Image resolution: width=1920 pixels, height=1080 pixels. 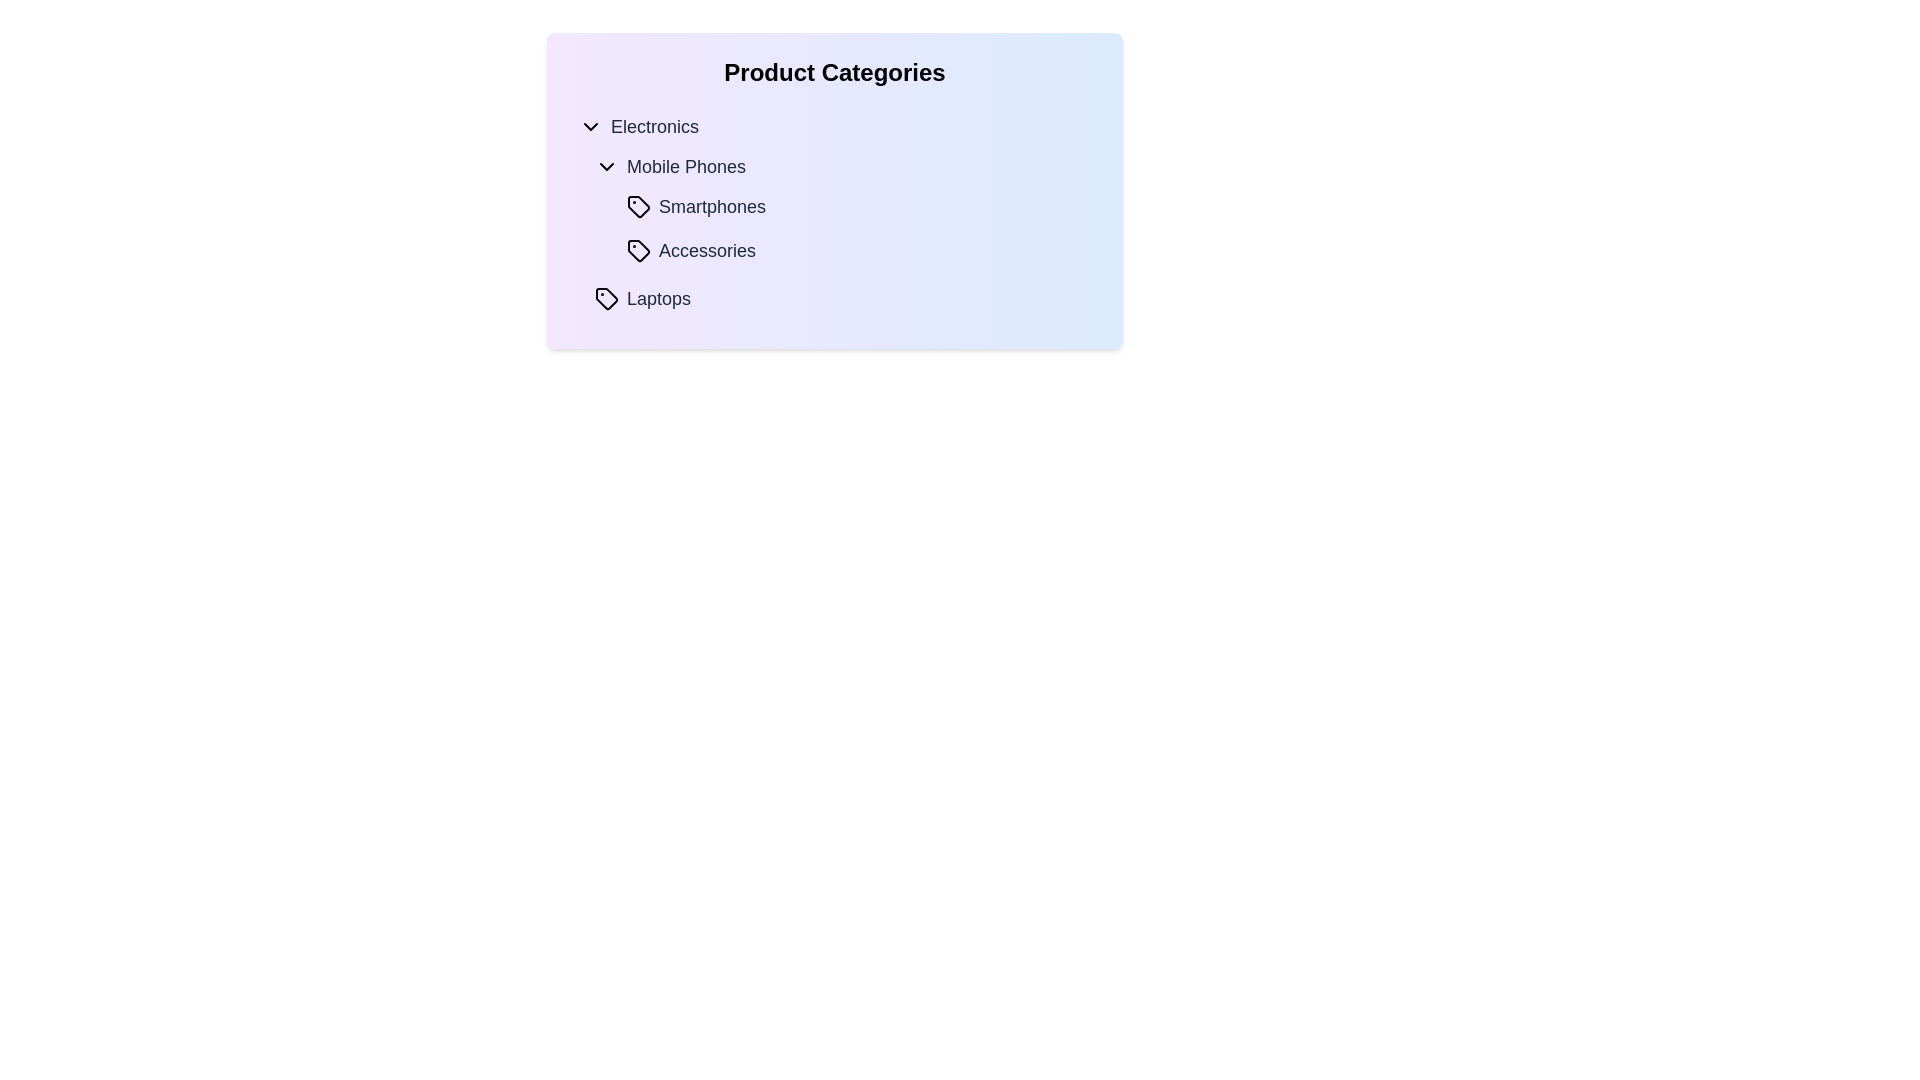 What do you see at coordinates (658, 299) in the screenshot?
I see `the 'Laptops' text label, which is styled in gray and part of the vertical menu structure under 'Product Categories', positioned as the third item in the list under 'Mobile Phones'` at bounding box center [658, 299].